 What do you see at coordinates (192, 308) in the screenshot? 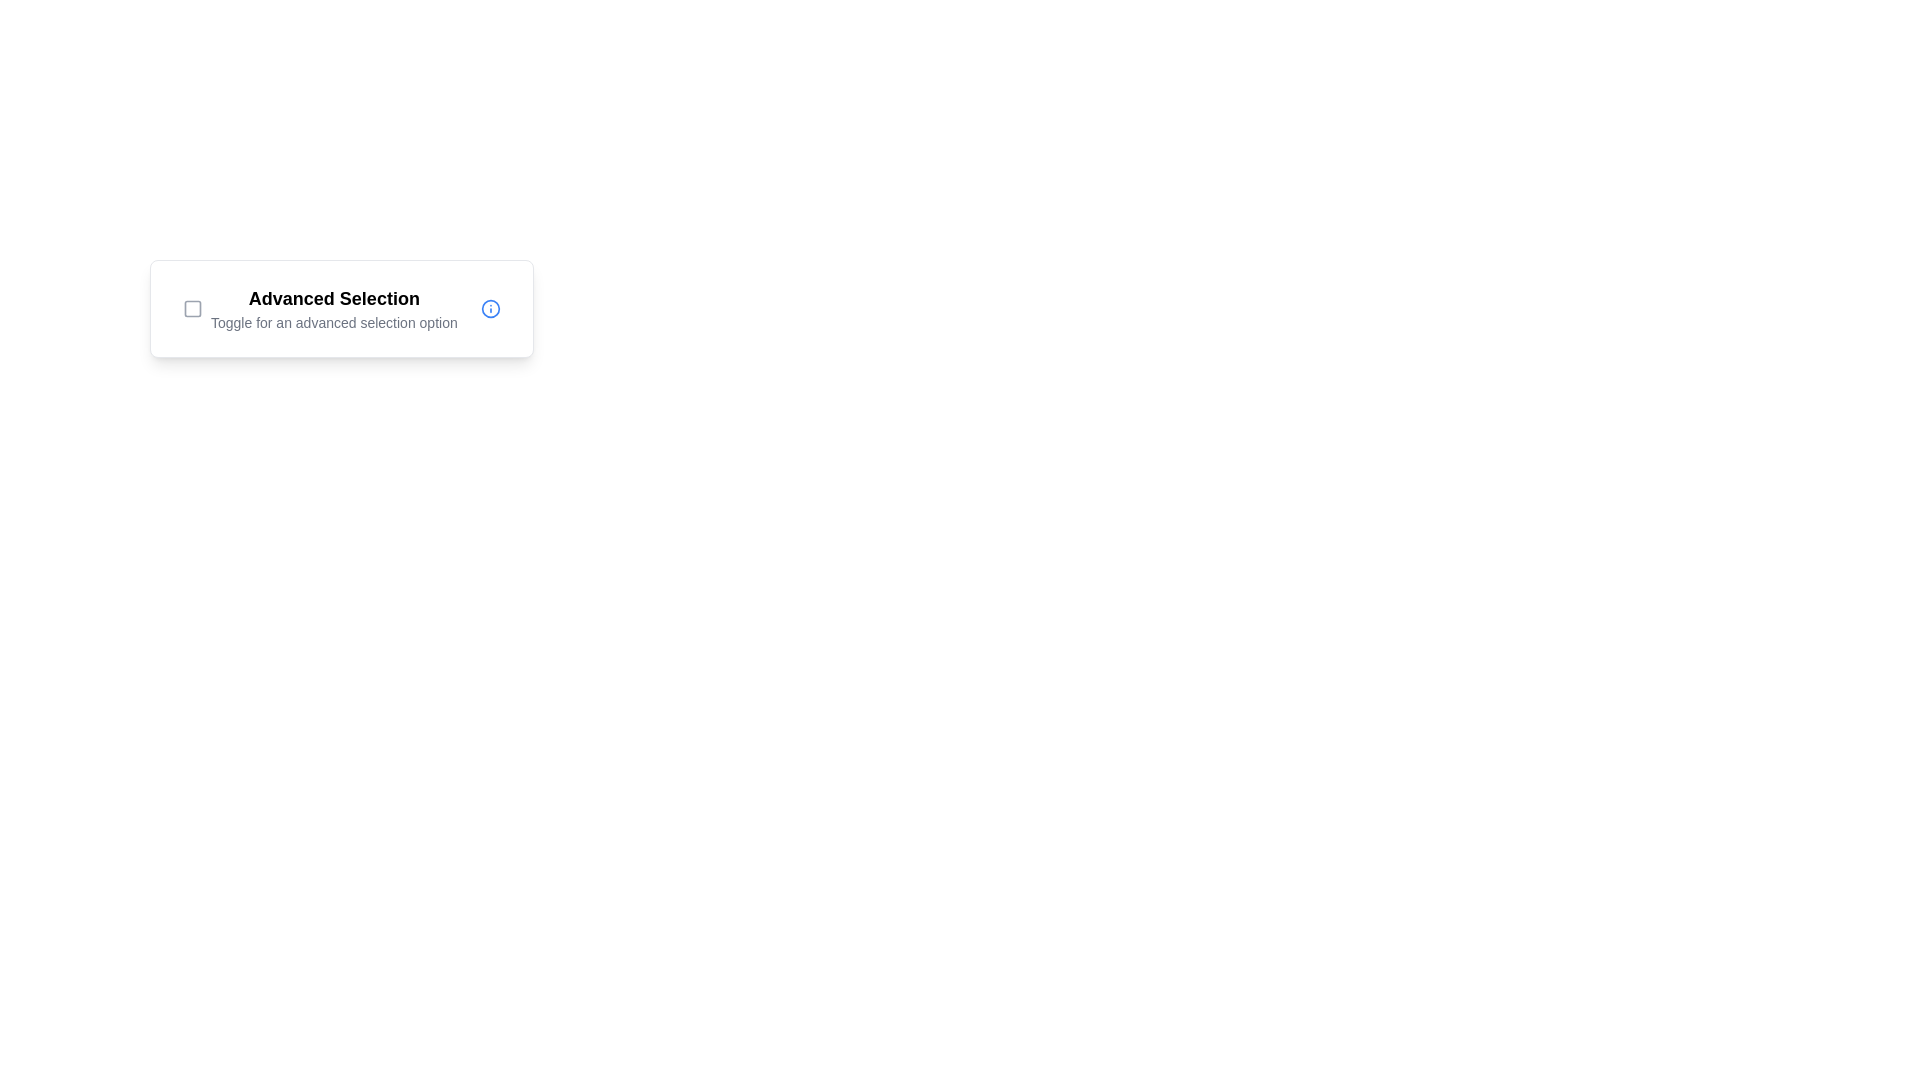
I see `the decorative icon located to the left of the 'Advanced Selection' text, which serves as a visual representation of selection` at bounding box center [192, 308].